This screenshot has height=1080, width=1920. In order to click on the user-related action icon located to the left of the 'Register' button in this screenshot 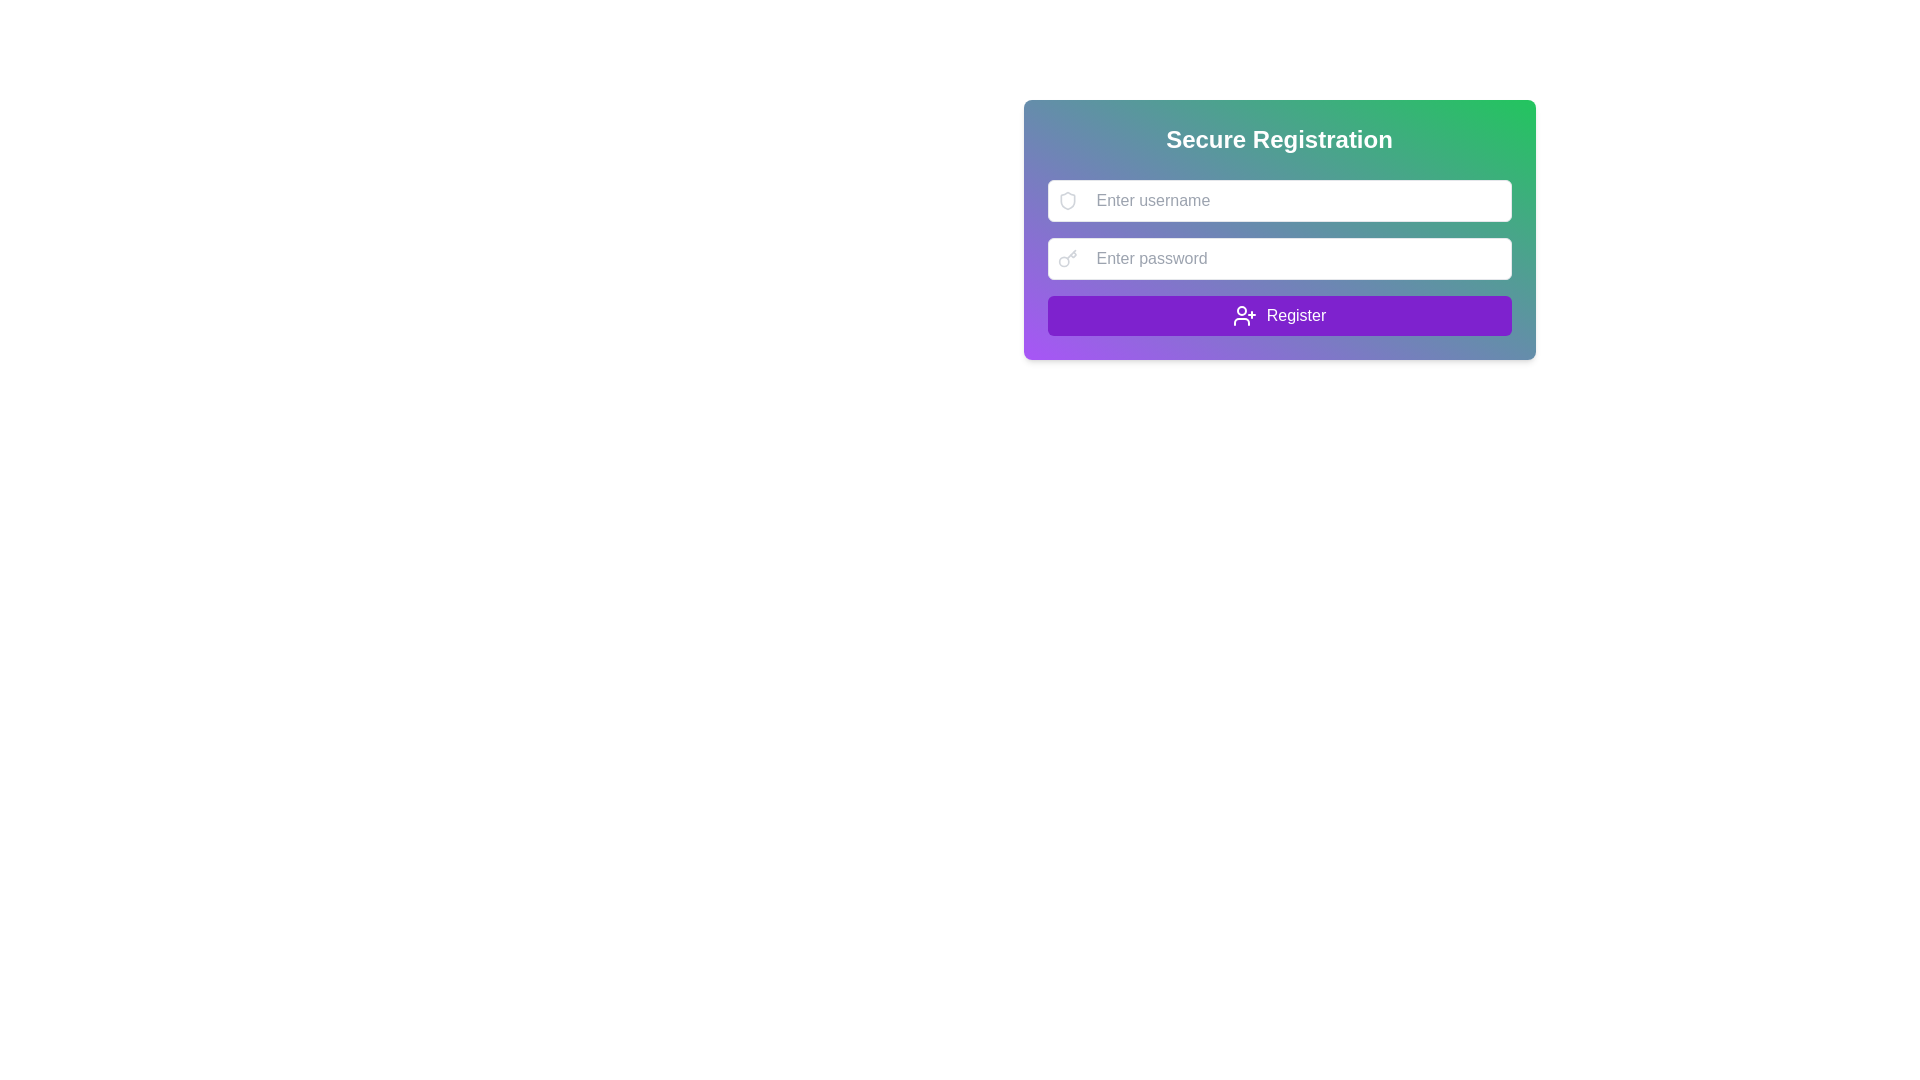, I will do `click(1243, 315)`.